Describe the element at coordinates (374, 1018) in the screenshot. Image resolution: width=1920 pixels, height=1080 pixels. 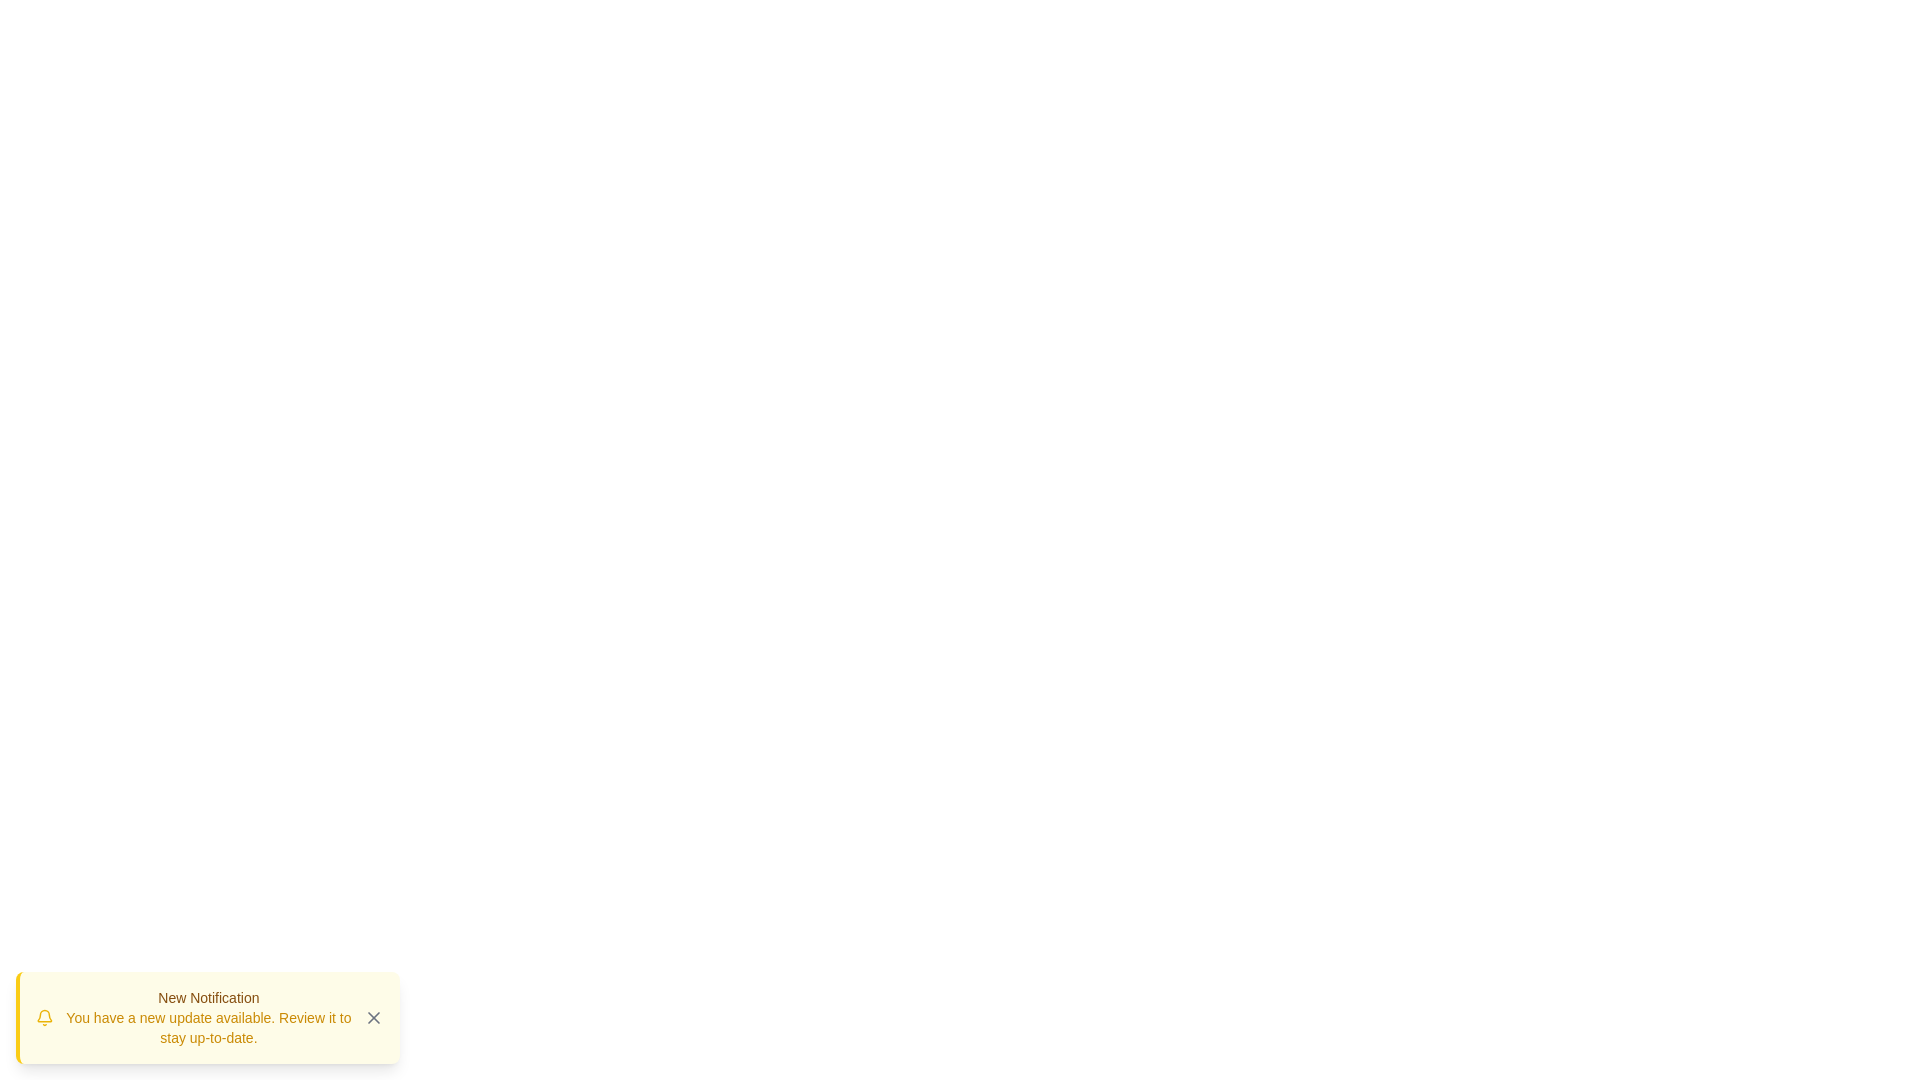
I see `the close icon located at the far right of the notification box` at that location.